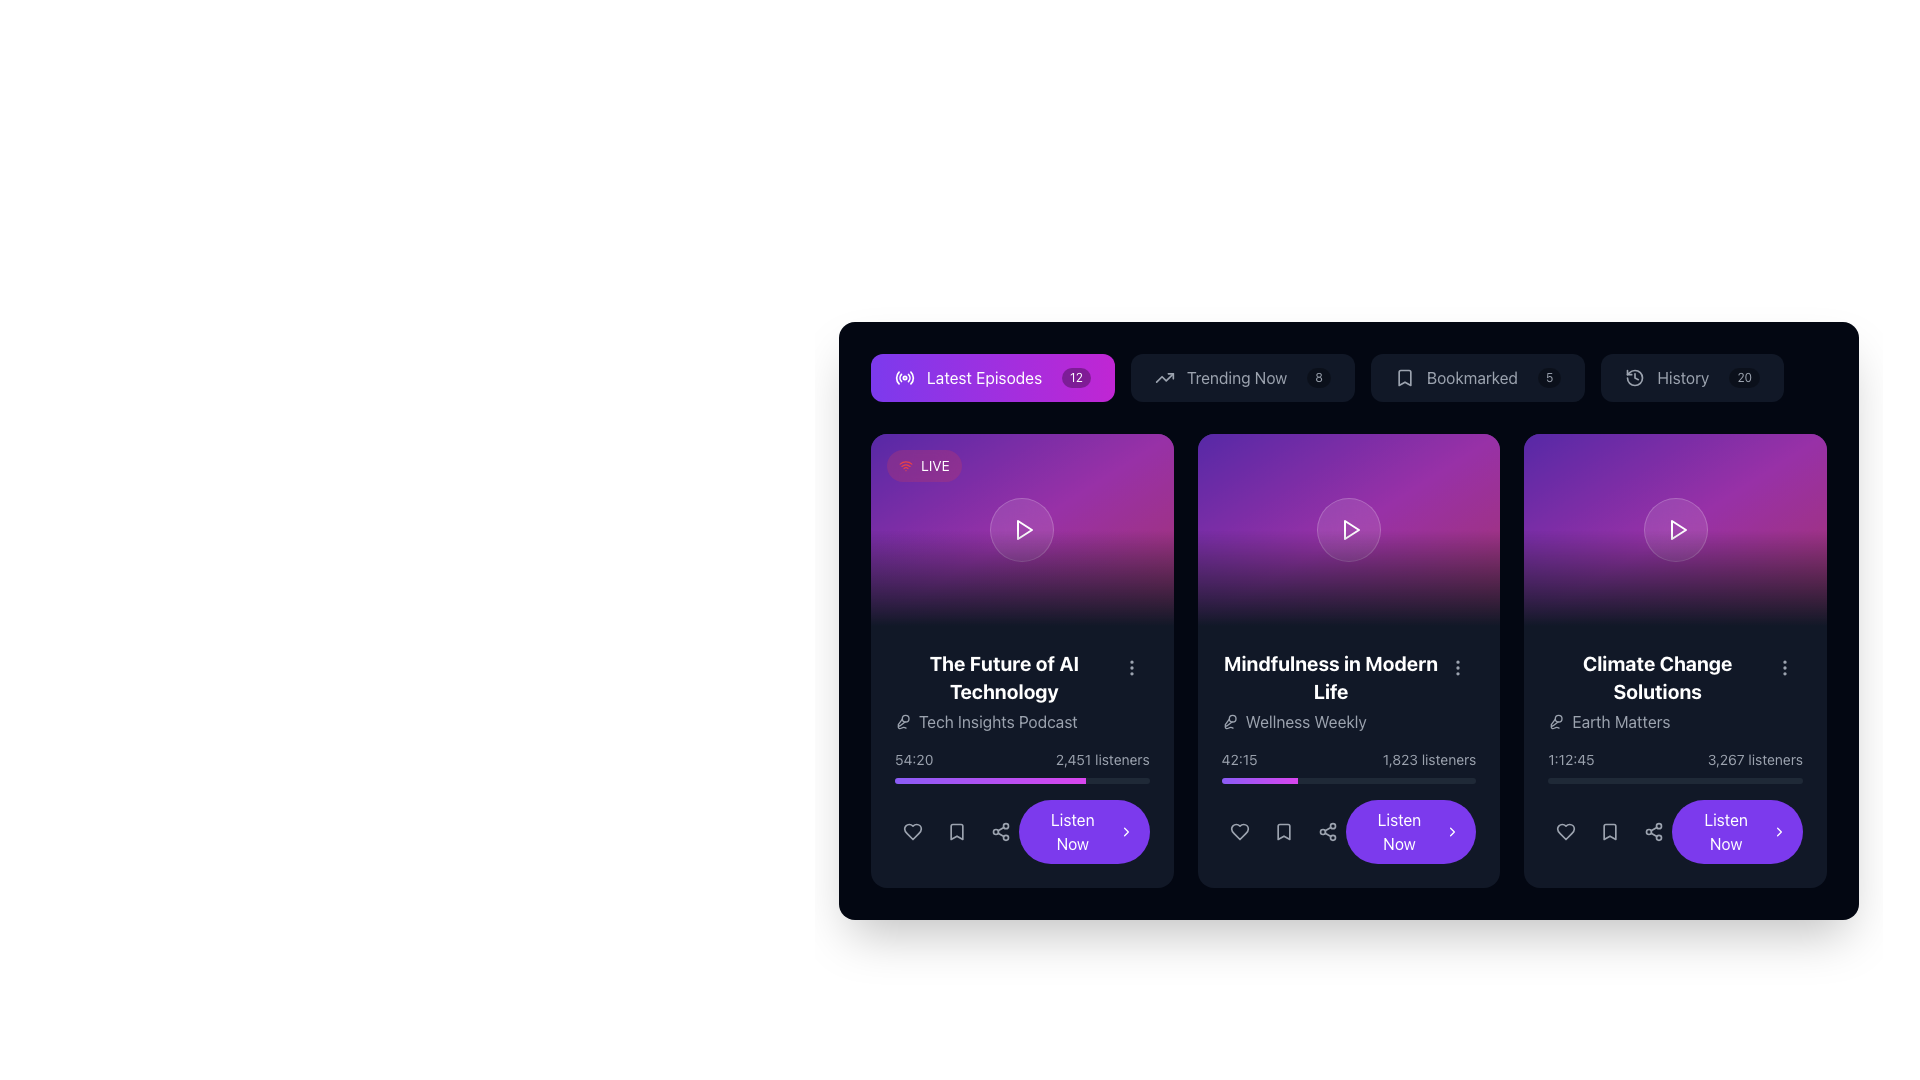 The image size is (1920, 1080). What do you see at coordinates (1657, 677) in the screenshot?
I see `the Text label at the top center of the third card from the left in a horizontally-arranged grid of cards` at bounding box center [1657, 677].